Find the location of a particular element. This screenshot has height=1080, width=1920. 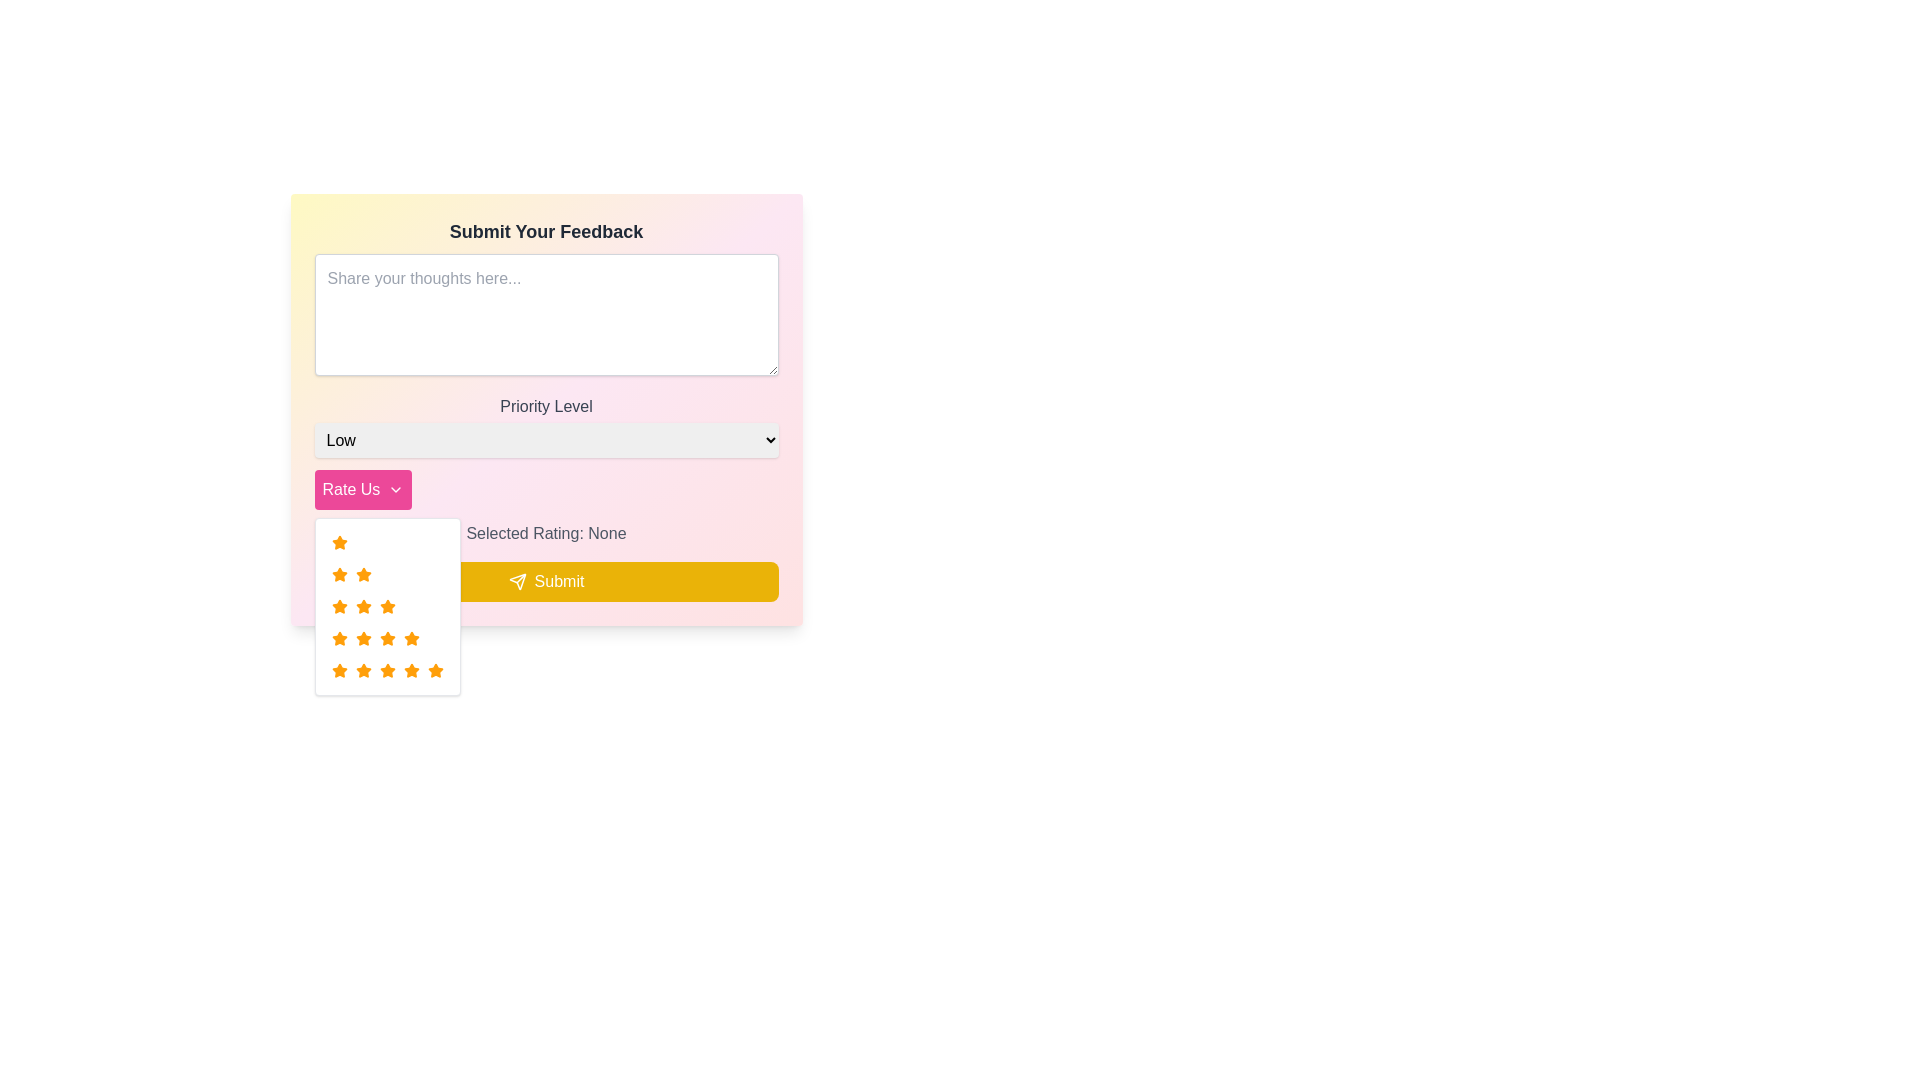

the first star-shaped icon filled with orange-yellow color under the 'Rate Us' dropdown to focus on it is located at coordinates (339, 574).